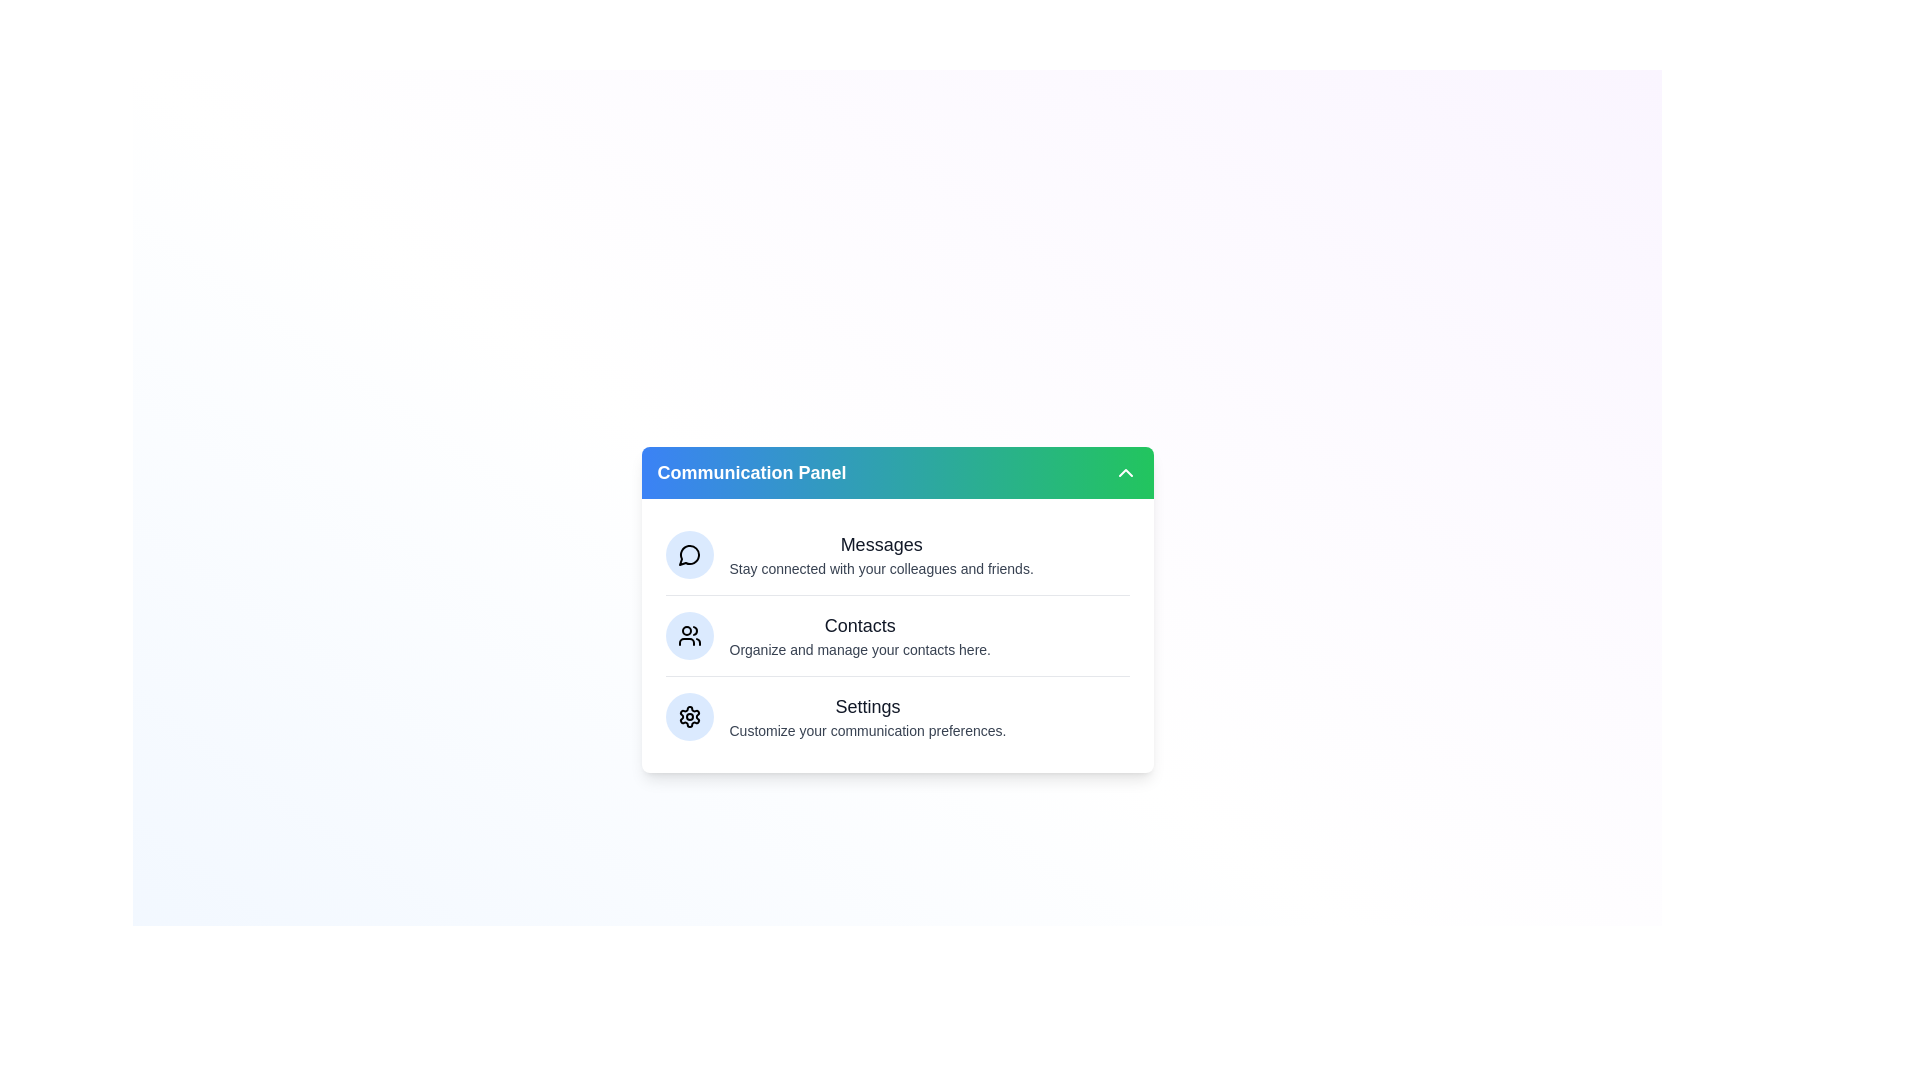 The height and width of the screenshot is (1080, 1920). What do you see at coordinates (896, 473) in the screenshot?
I see `the header button to toggle the panel open or closed` at bounding box center [896, 473].